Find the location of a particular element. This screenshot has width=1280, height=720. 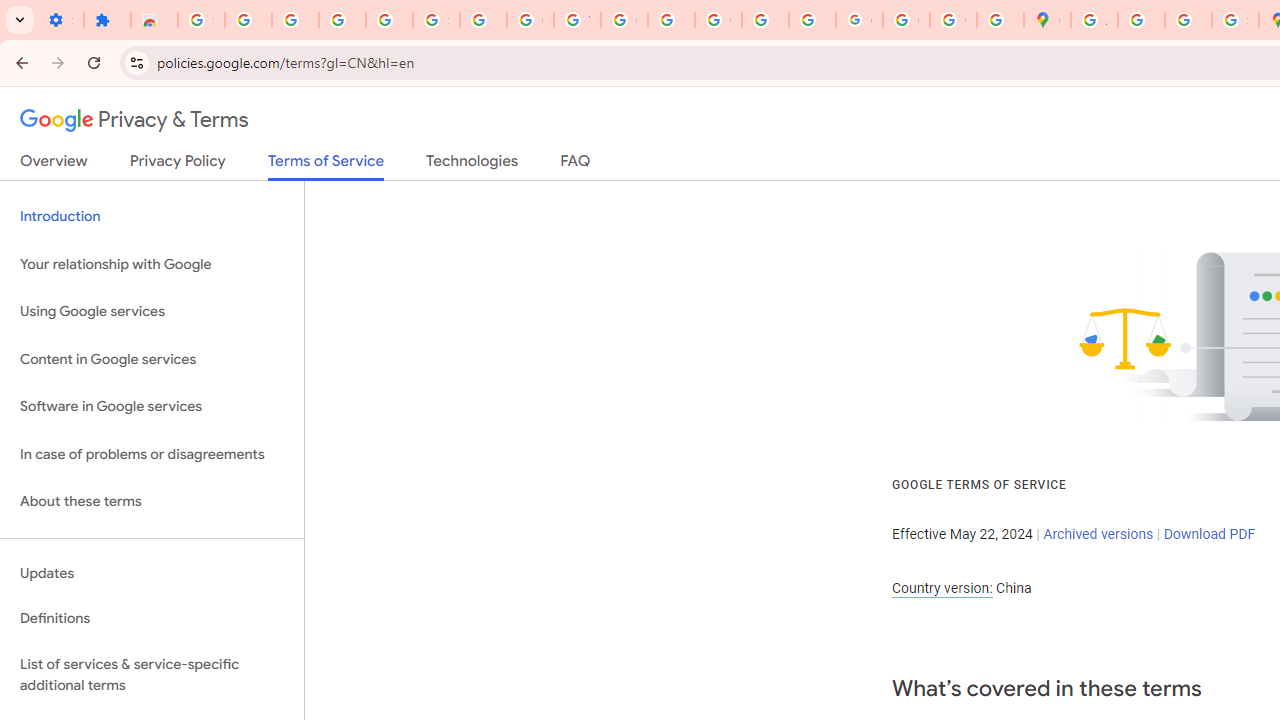

'Download PDF' is located at coordinates (1208, 532).